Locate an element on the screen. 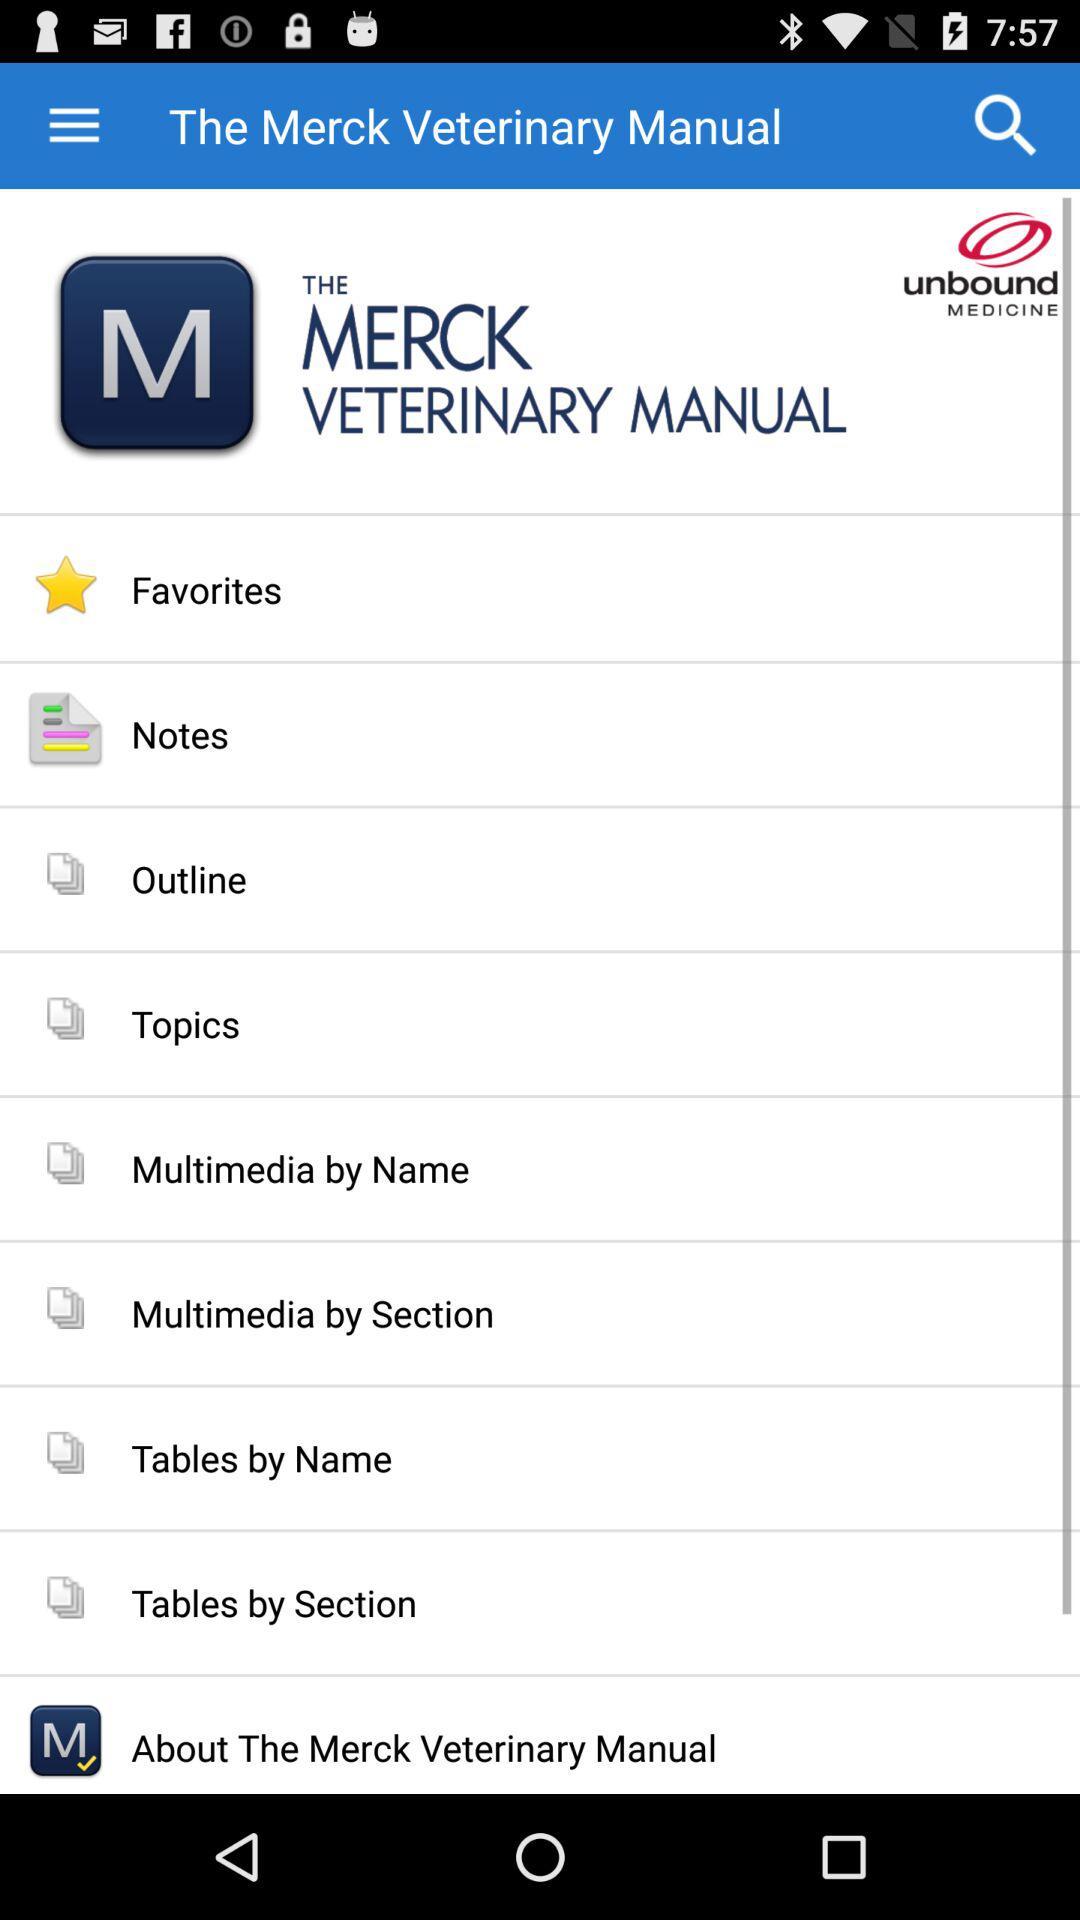 The image size is (1080, 1920). the option button which is topleft is located at coordinates (100, 125).